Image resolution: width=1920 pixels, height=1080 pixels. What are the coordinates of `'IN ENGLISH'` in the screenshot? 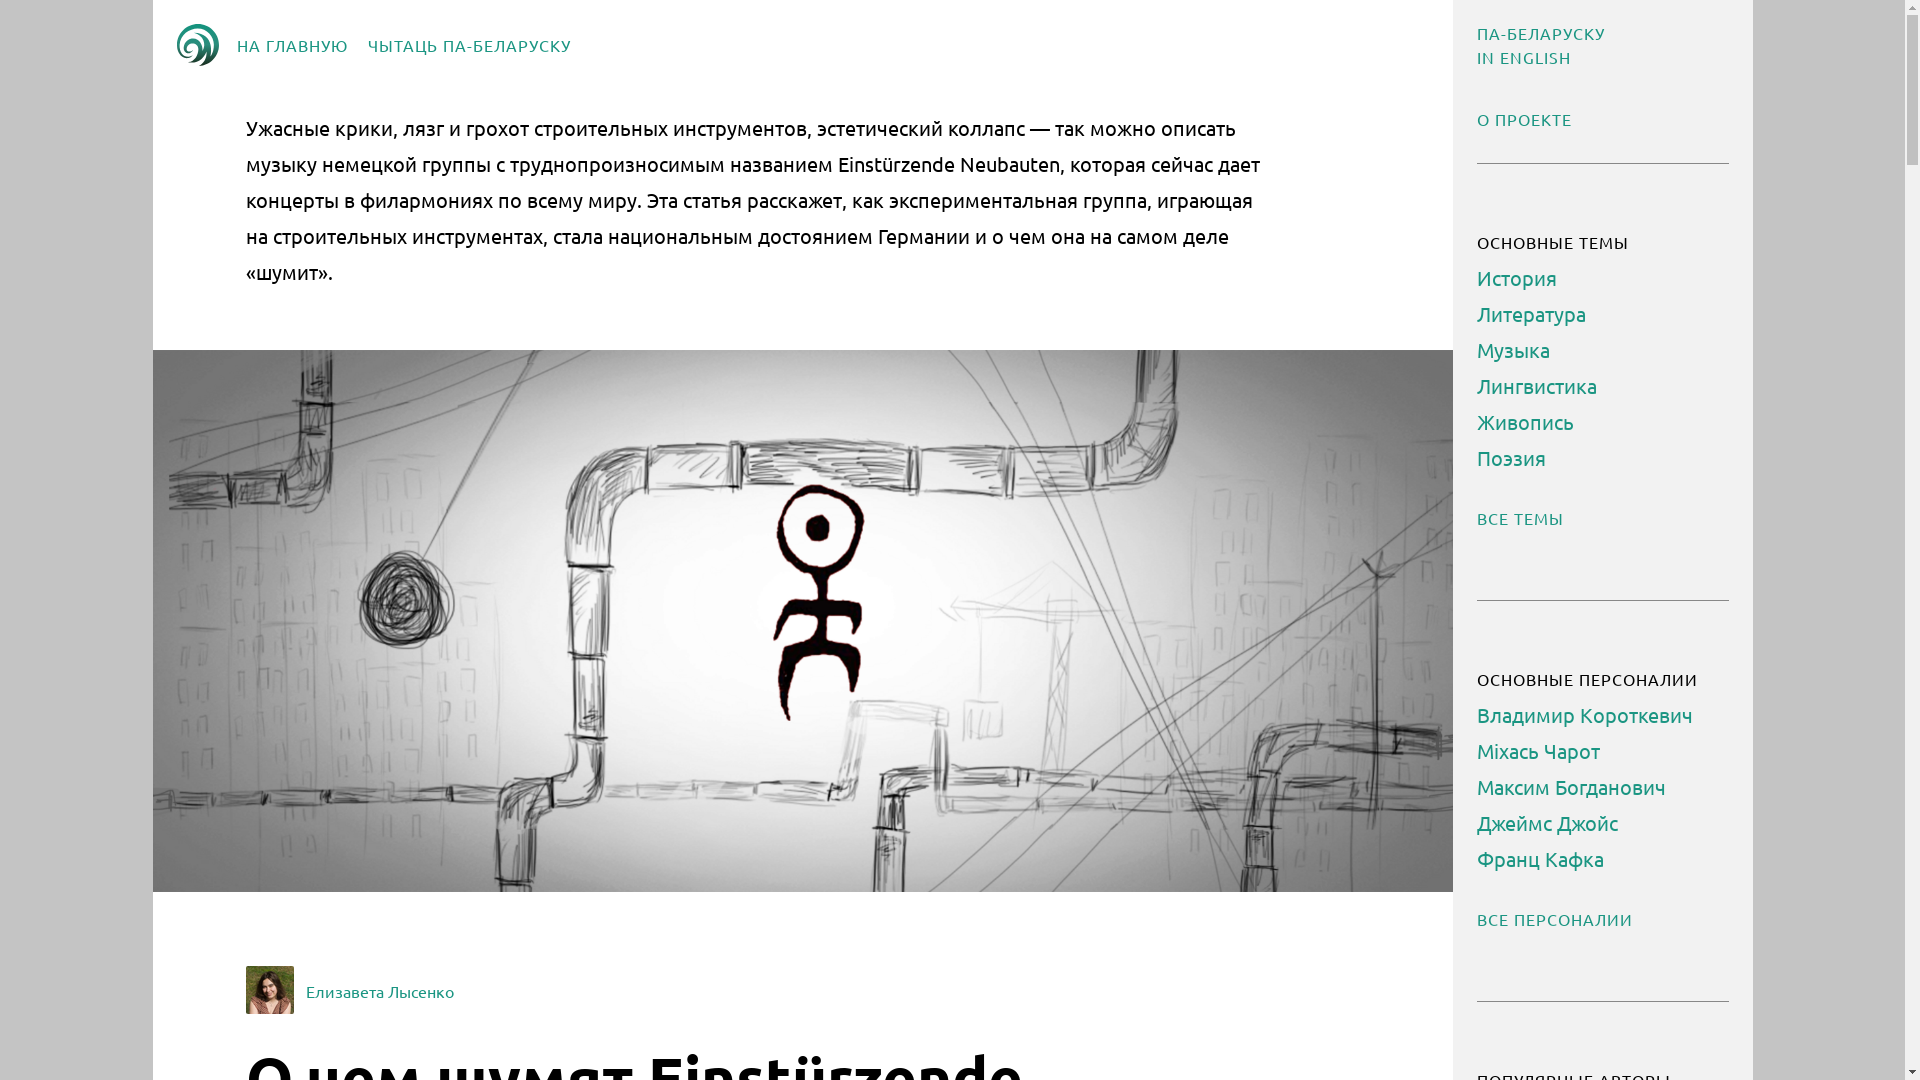 It's located at (1521, 56).